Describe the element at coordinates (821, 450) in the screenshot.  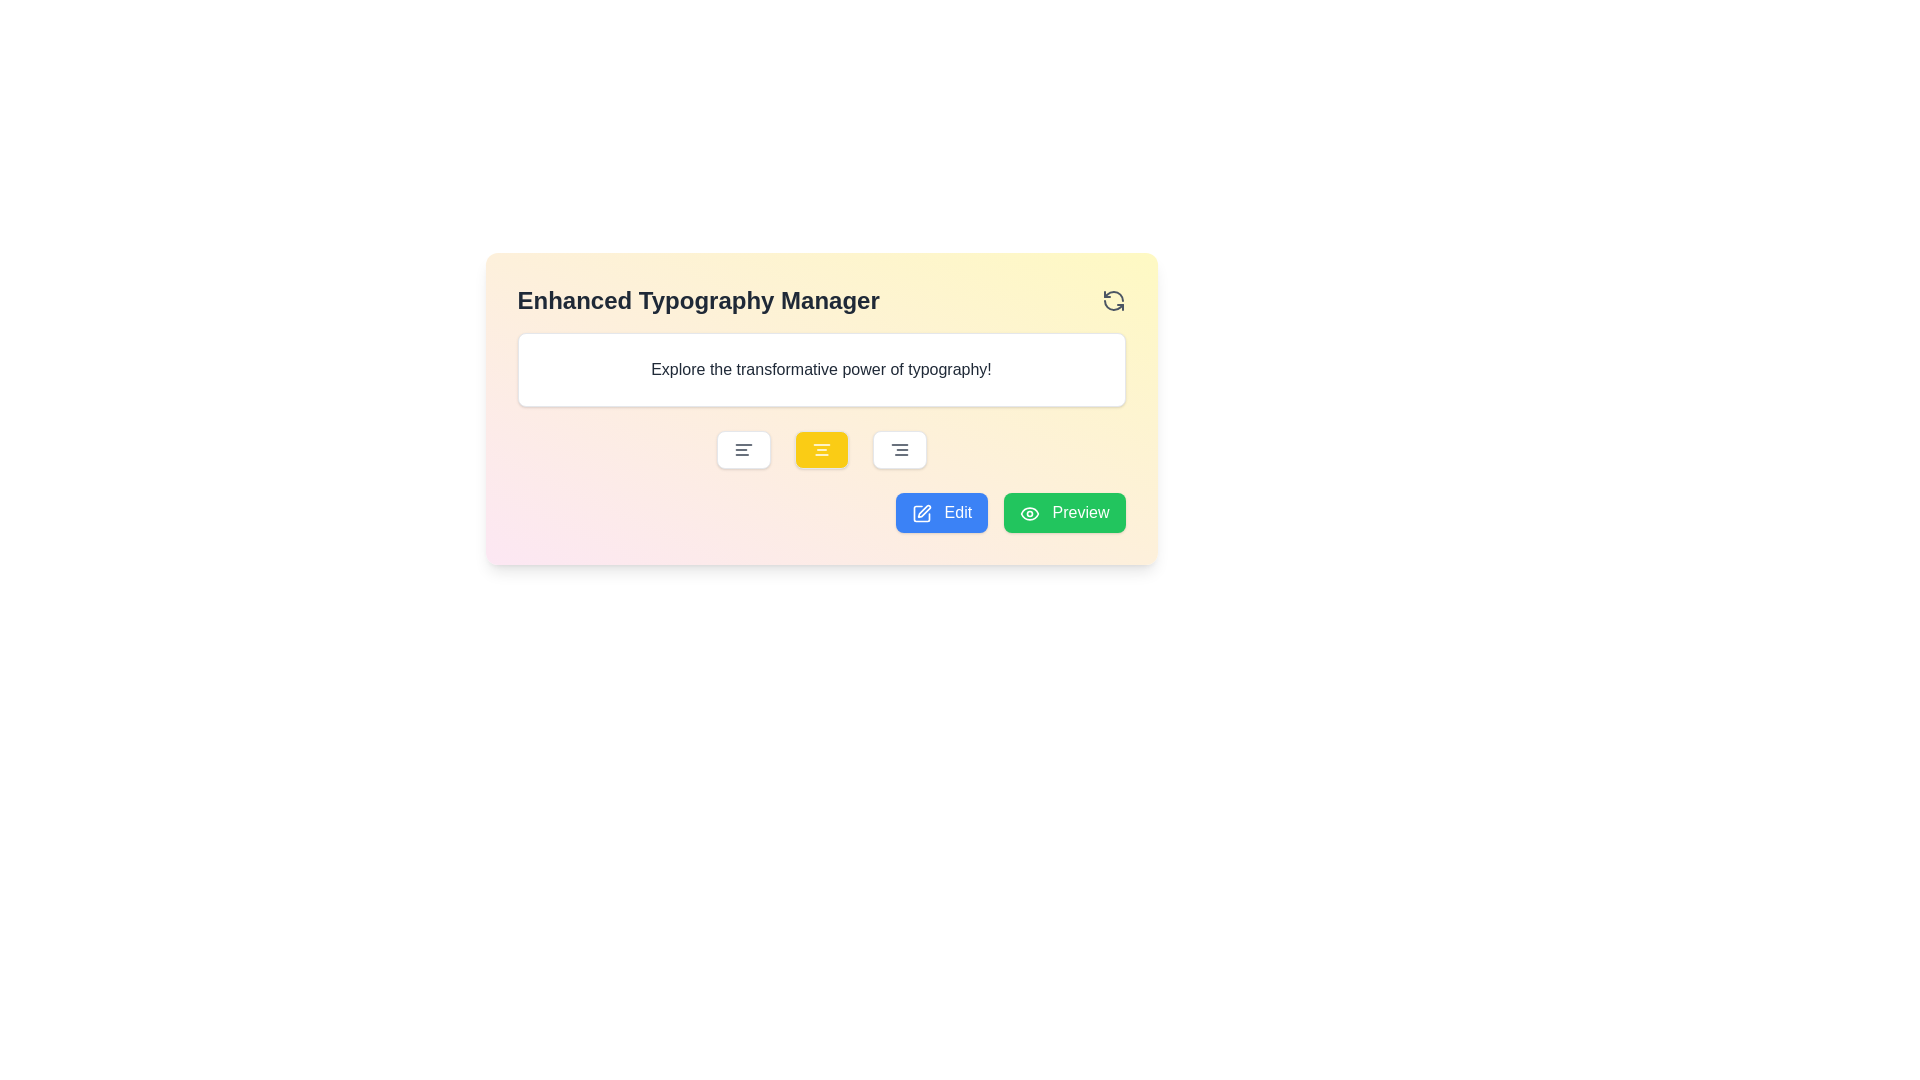
I see `the 'align center' icon` at that location.